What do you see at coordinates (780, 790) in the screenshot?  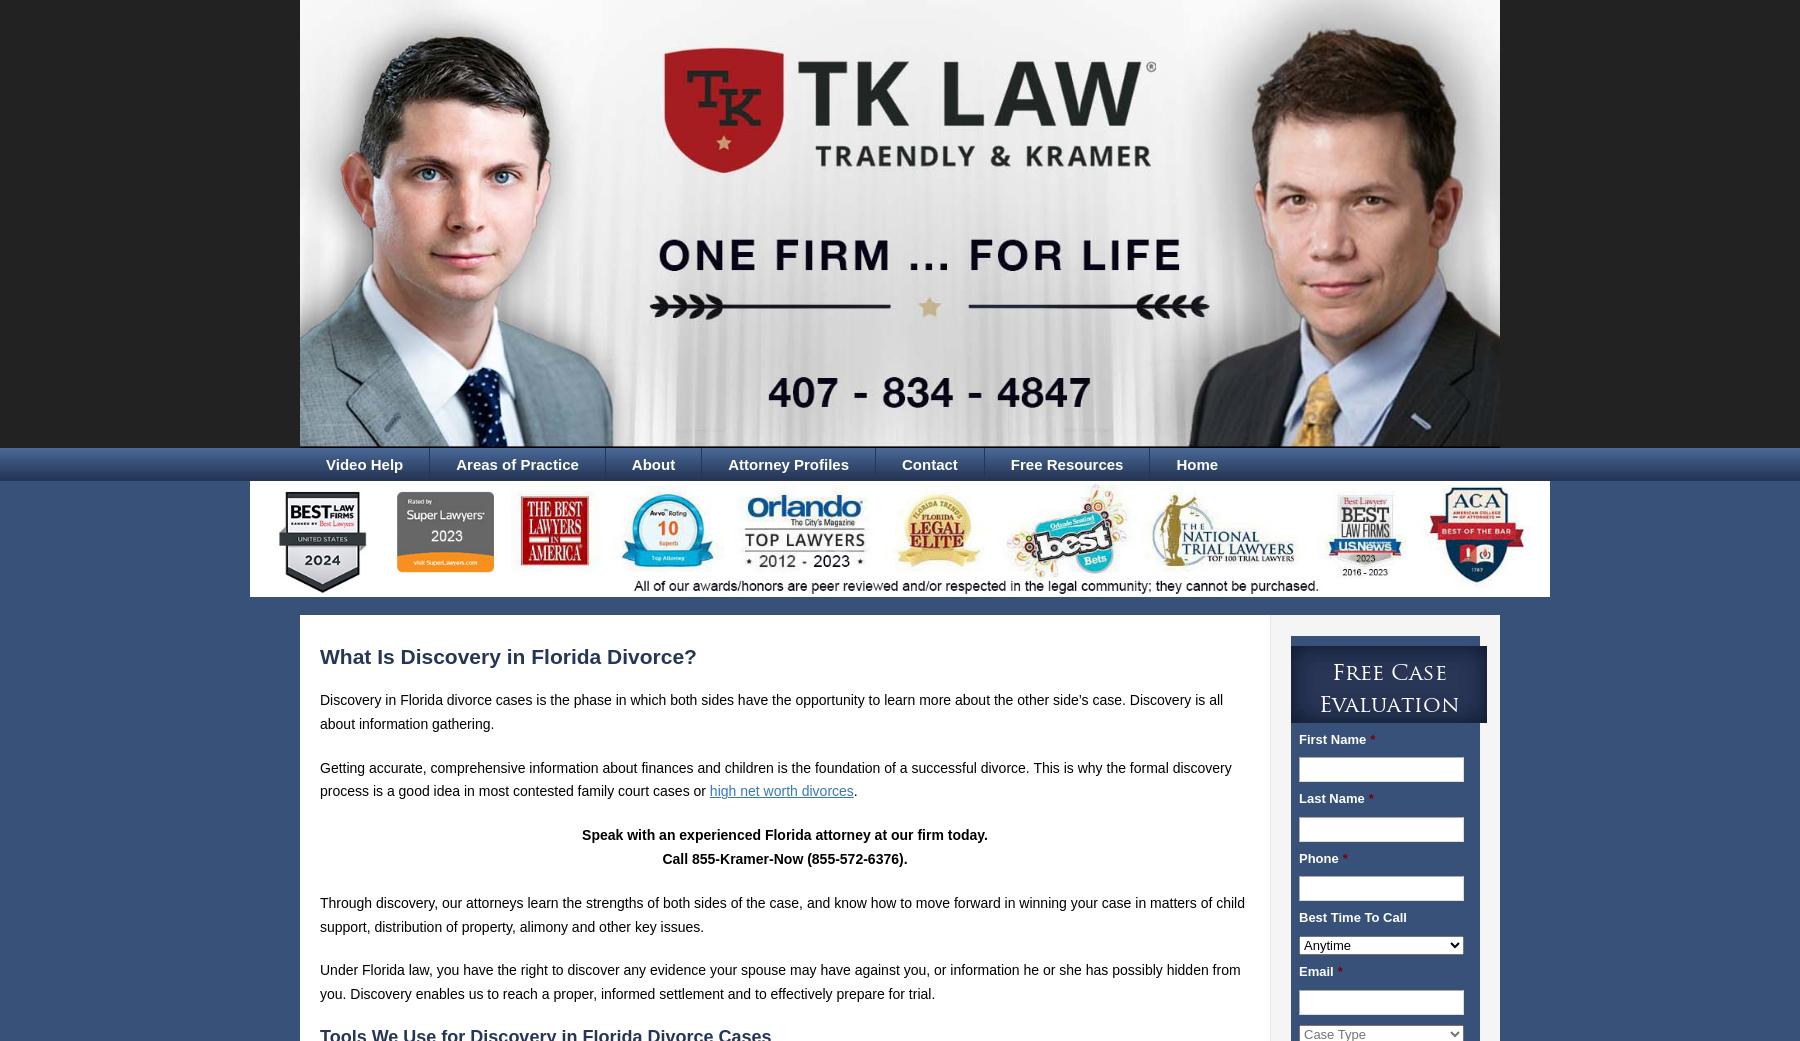 I see `'high net worth divorces'` at bounding box center [780, 790].